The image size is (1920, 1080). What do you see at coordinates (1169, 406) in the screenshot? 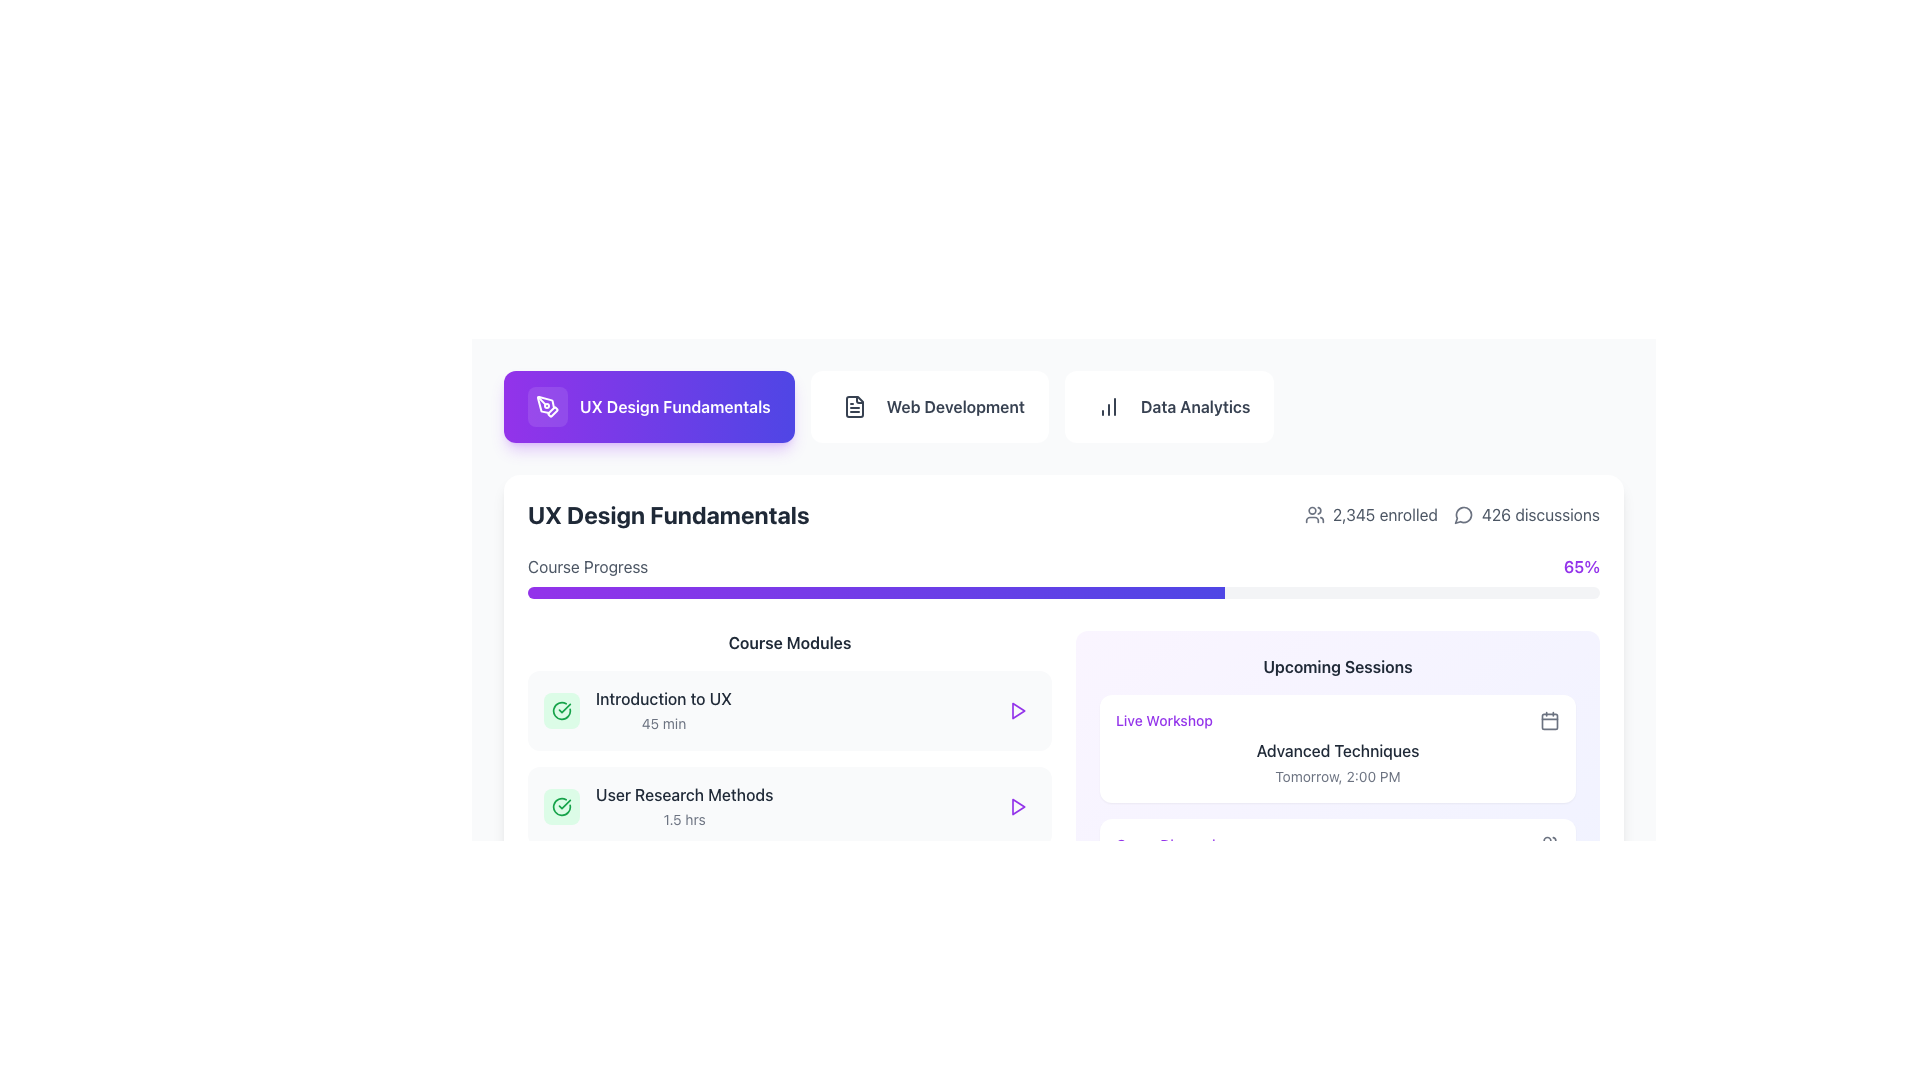
I see `the navigation button that leads to the 'Data Analytics' section, which is the third button in a row at the top center of the interface, located between the 'Web Development' button and empty space` at bounding box center [1169, 406].